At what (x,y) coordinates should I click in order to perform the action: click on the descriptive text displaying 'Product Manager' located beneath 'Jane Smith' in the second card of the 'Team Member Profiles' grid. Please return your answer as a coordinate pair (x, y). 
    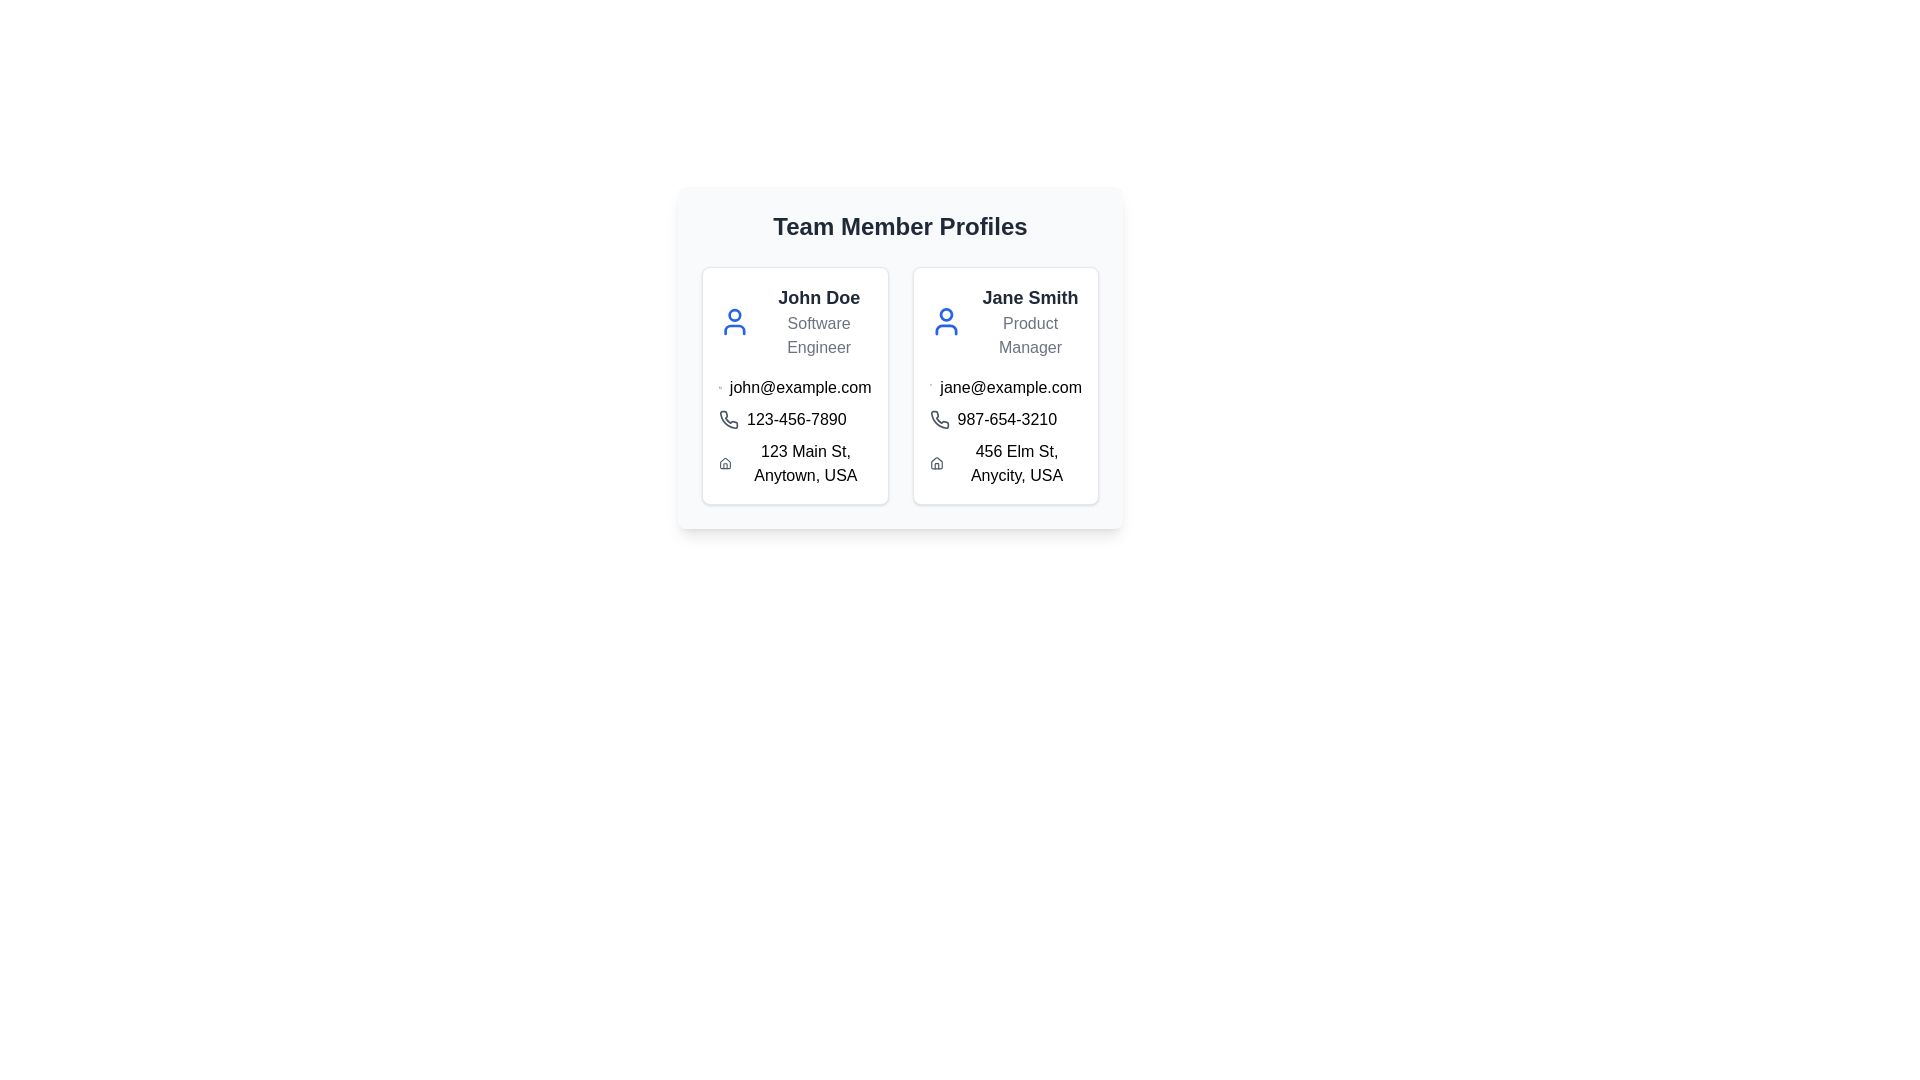
    Looking at the image, I should click on (1030, 334).